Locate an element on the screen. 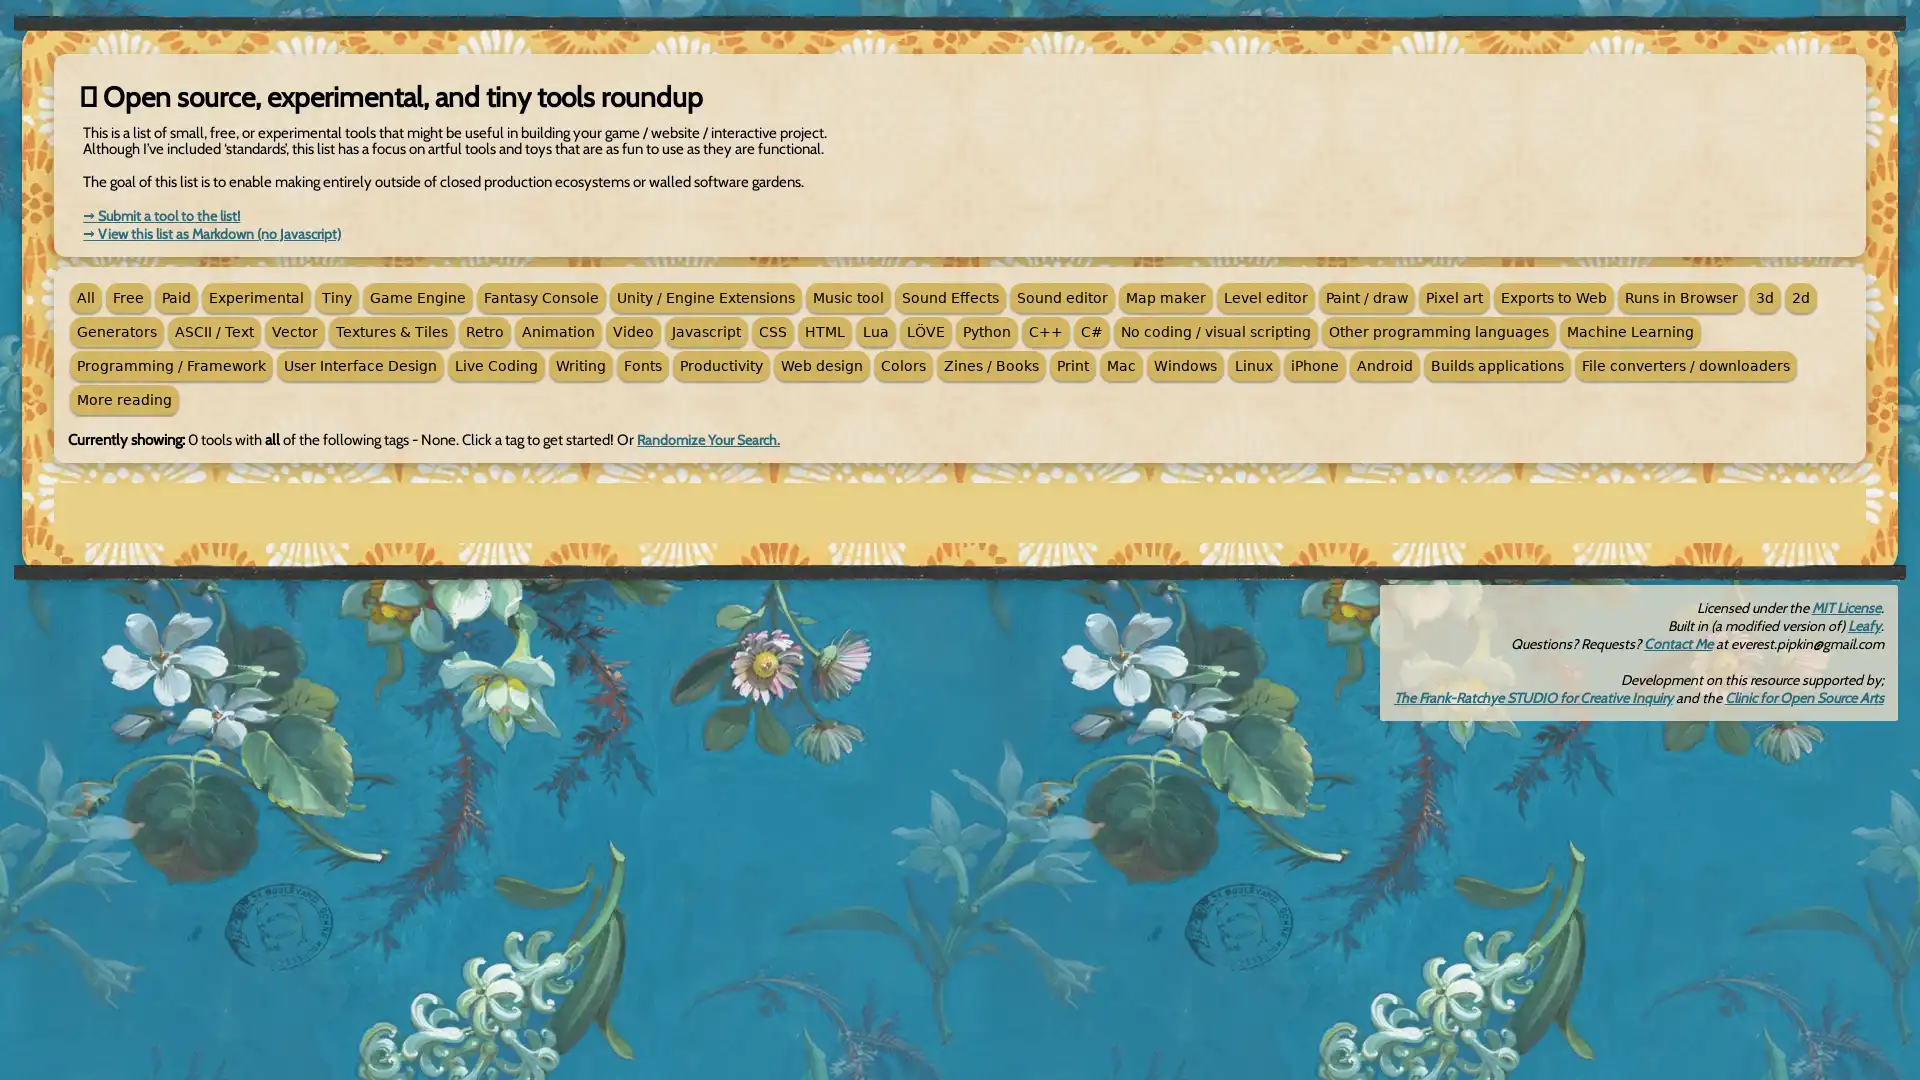 The width and height of the screenshot is (1920, 1080). Web design is located at coordinates (821, 366).